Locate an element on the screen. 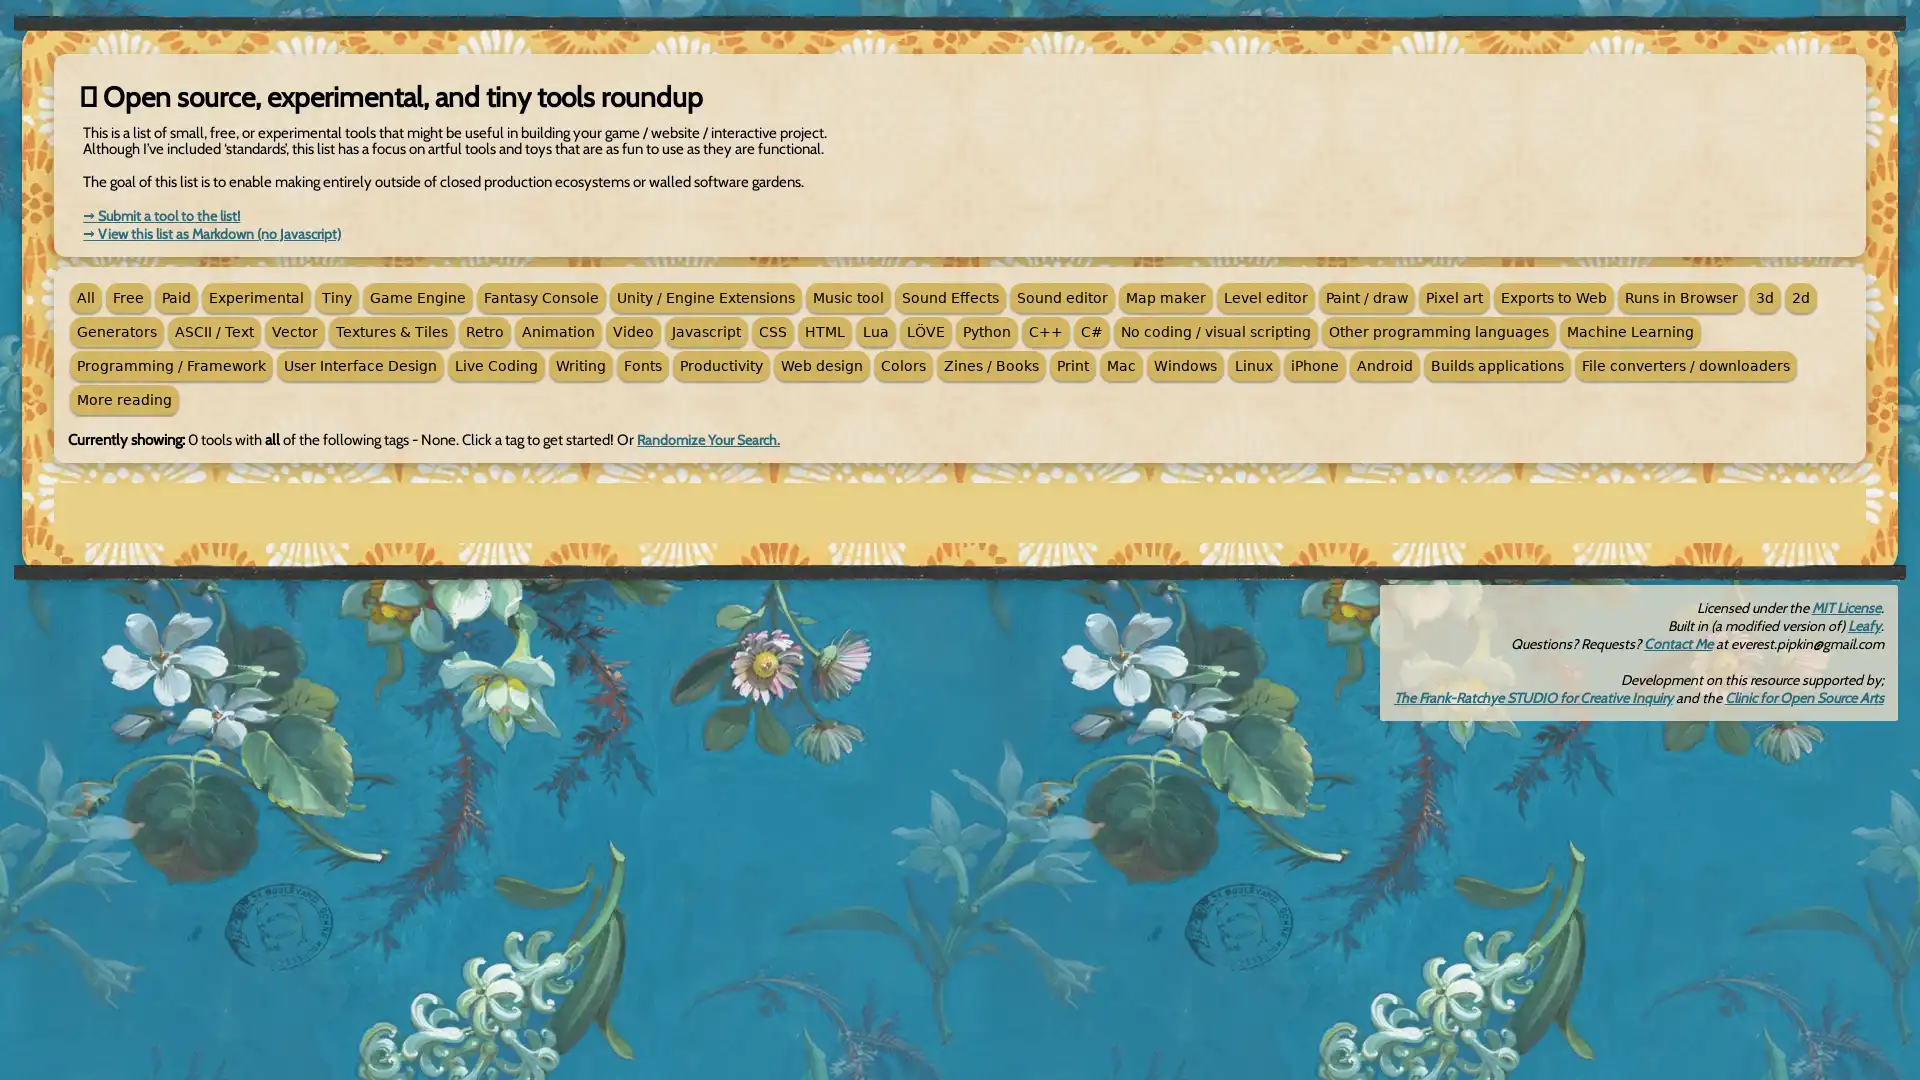 The width and height of the screenshot is (1920, 1080). Web design is located at coordinates (821, 366).